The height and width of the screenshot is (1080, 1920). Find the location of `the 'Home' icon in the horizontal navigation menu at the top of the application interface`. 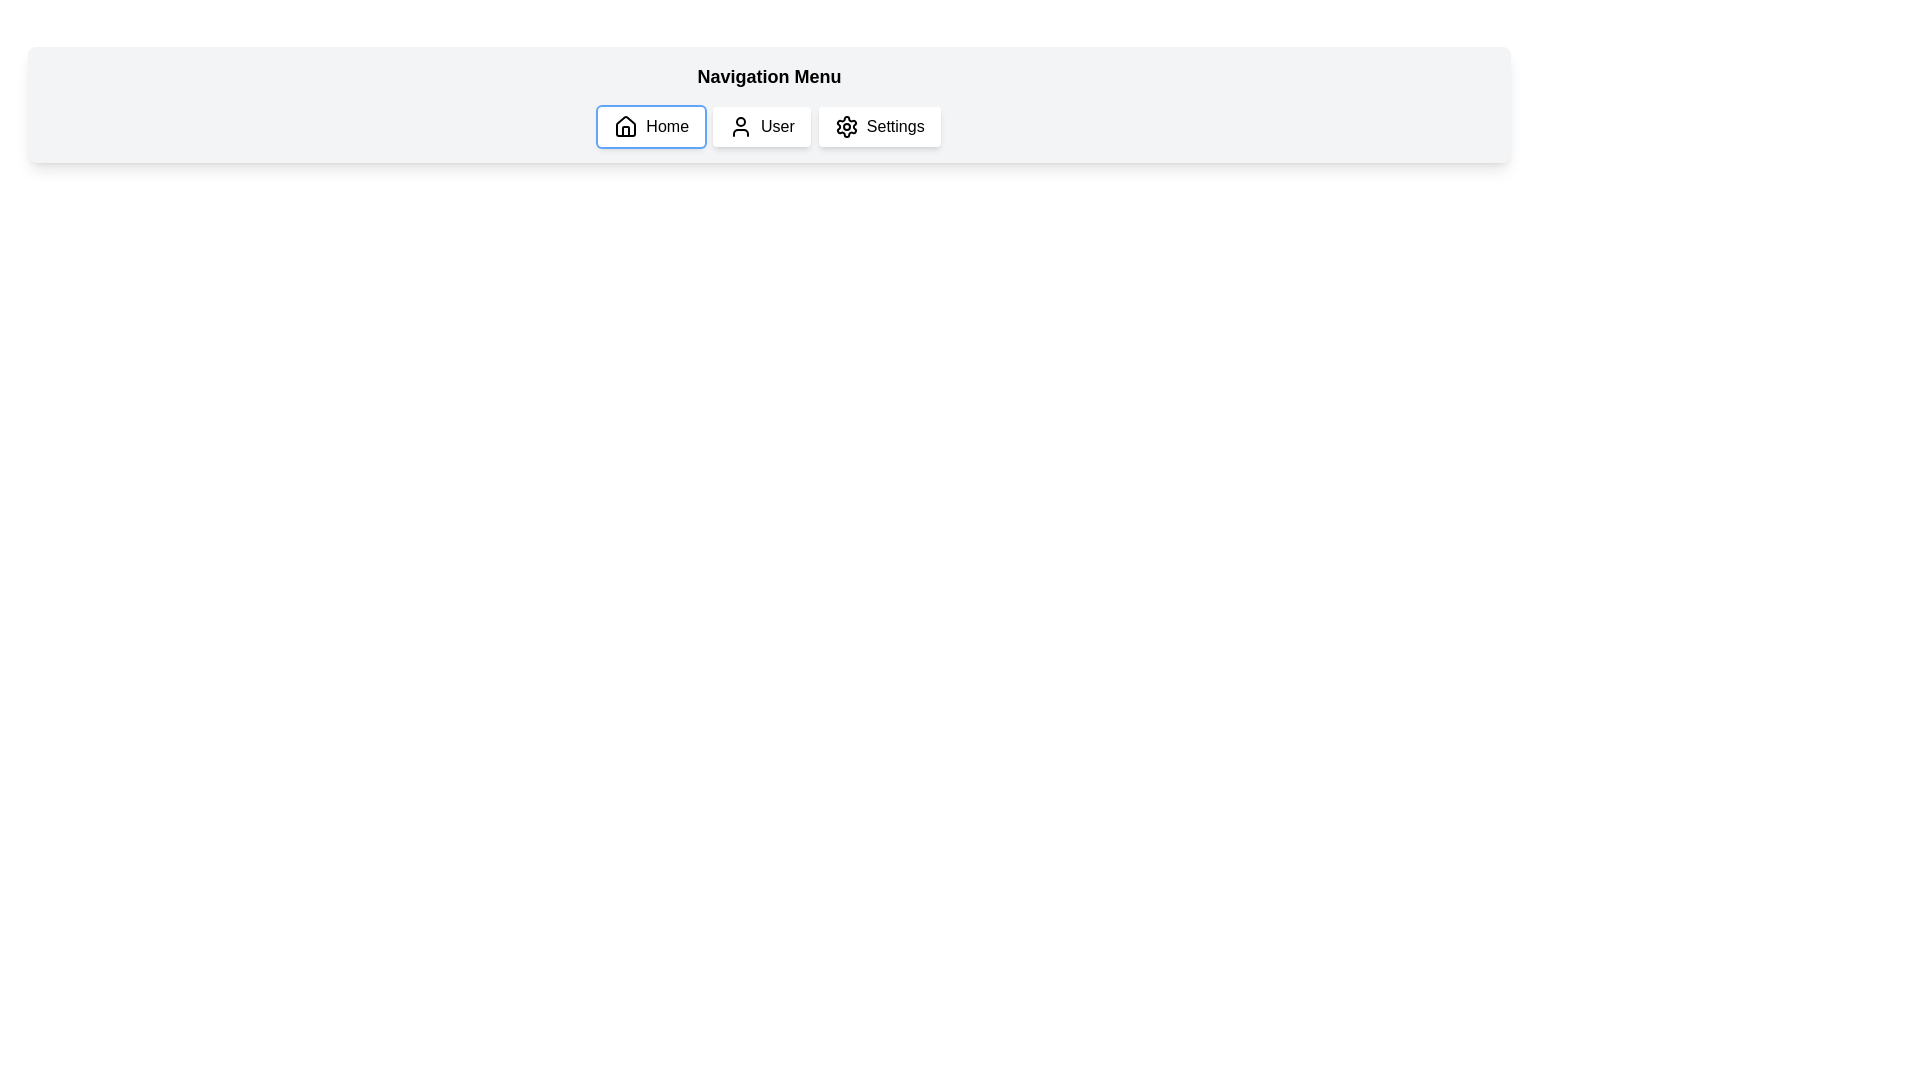

the 'Home' icon in the horizontal navigation menu at the top of the application interface is located at coordinates (625, 127).